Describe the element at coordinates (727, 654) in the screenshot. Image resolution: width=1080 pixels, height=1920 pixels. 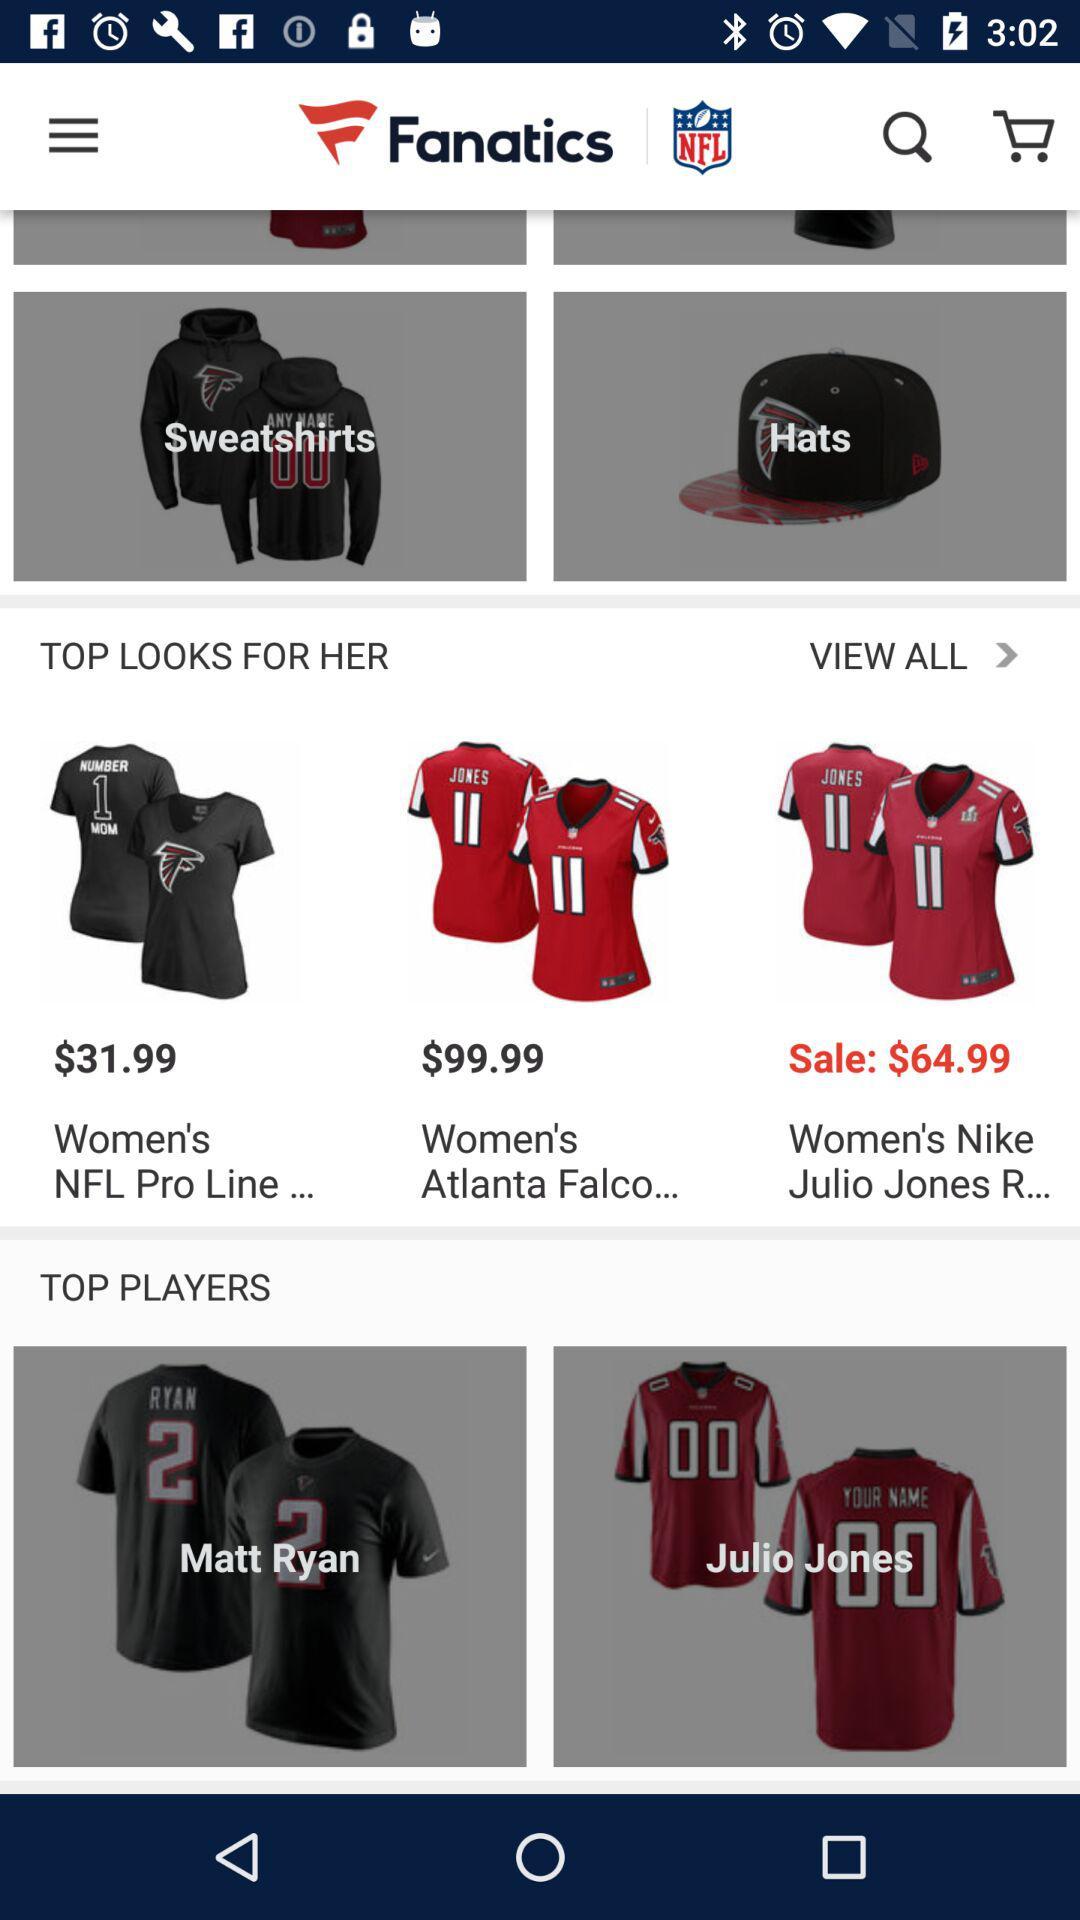
I see `view all item` at that location.